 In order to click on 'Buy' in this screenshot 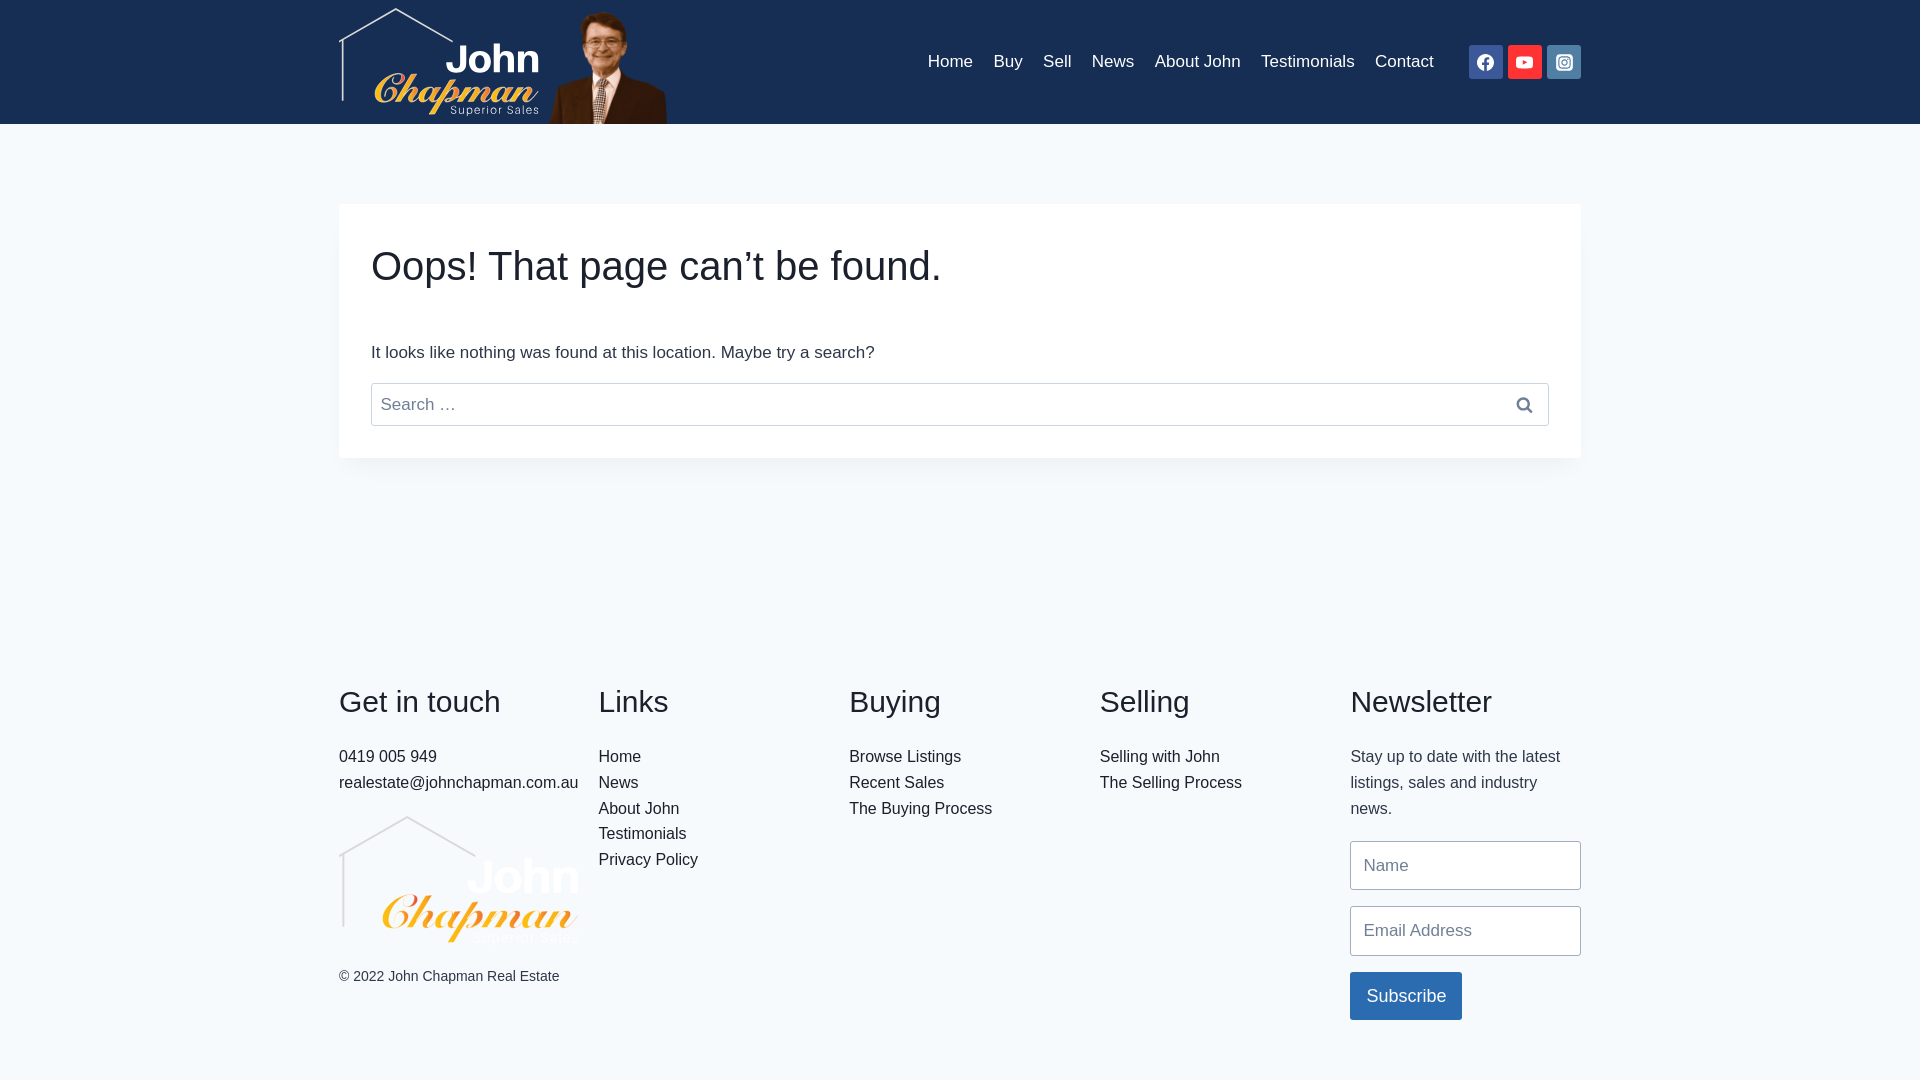, I will do `click(1008, 60)`.